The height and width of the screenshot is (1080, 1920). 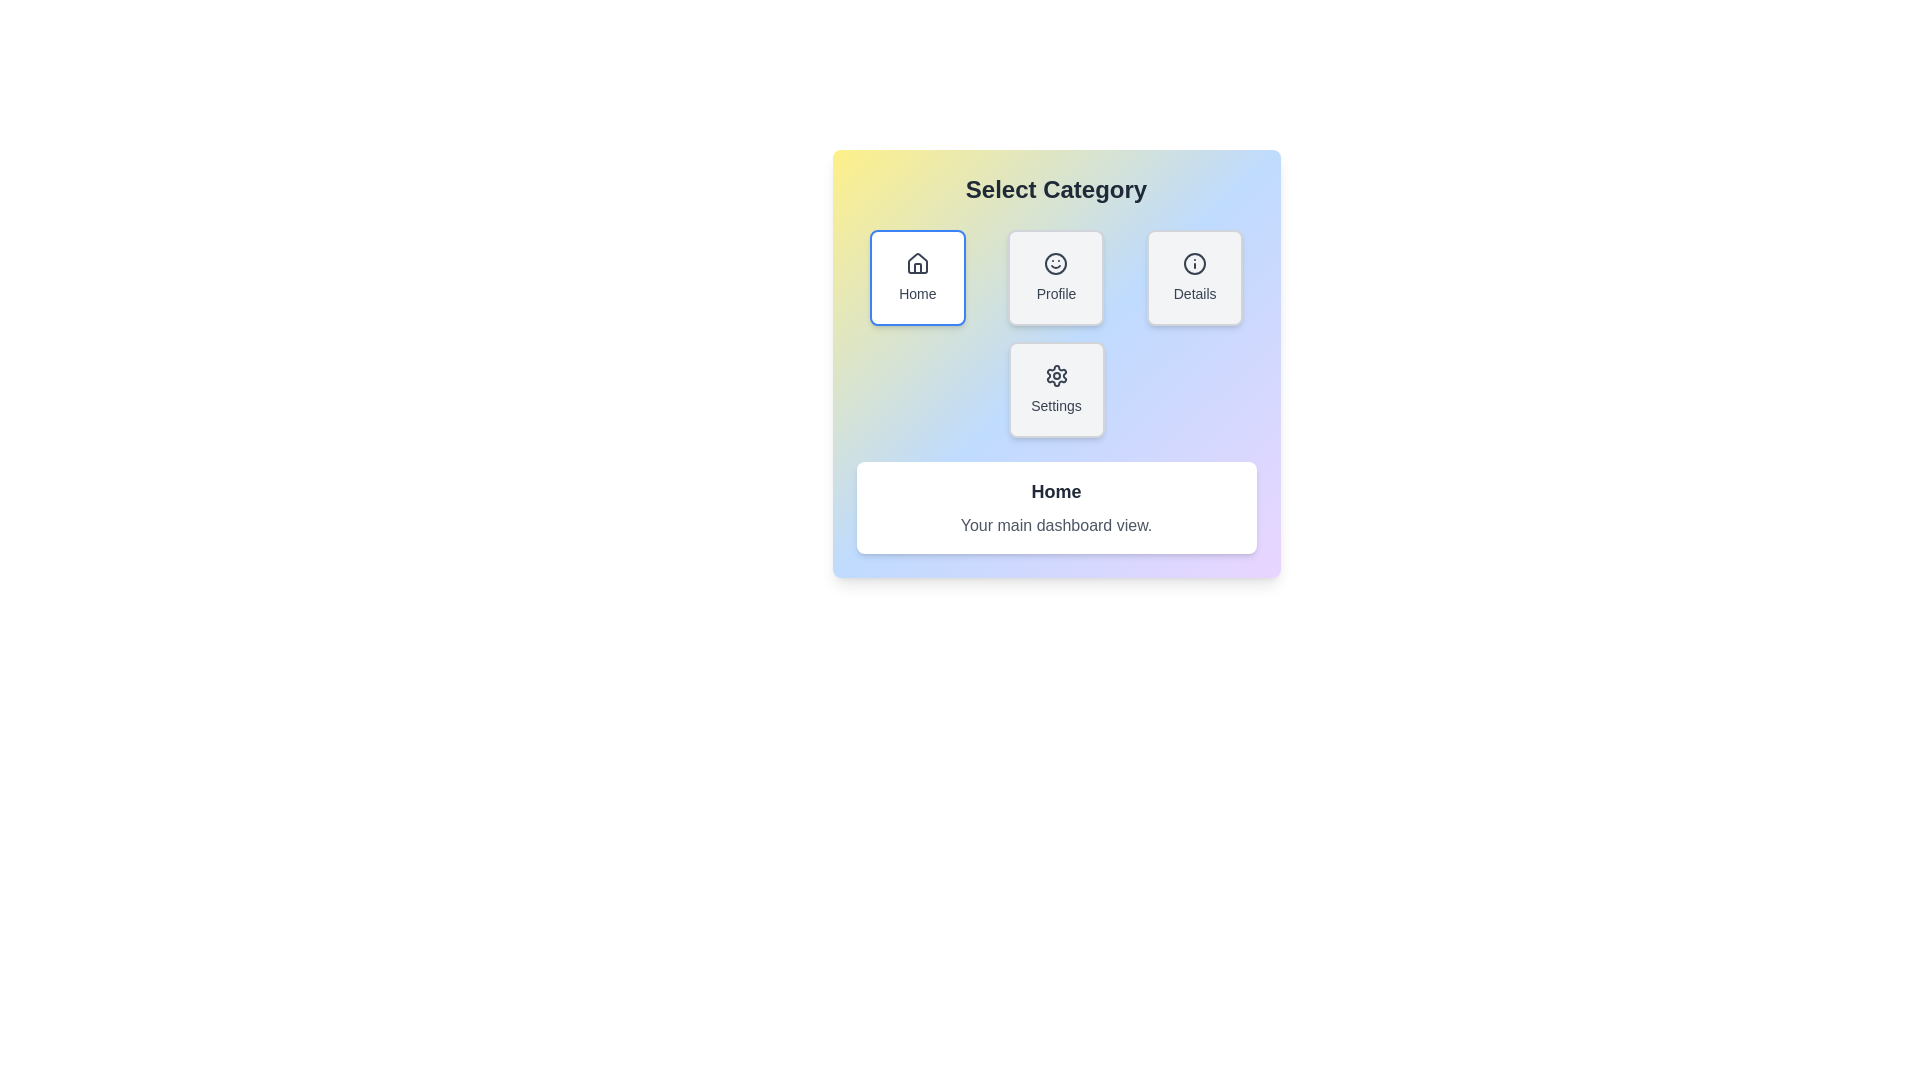 What do you see at coordinates (1055, 524) in the screenshot?
I see `text element stating 'Your main dashboard view.' which is located under the 'Home' label in a white box with rounded corners` at bounding box center [1055, 524].